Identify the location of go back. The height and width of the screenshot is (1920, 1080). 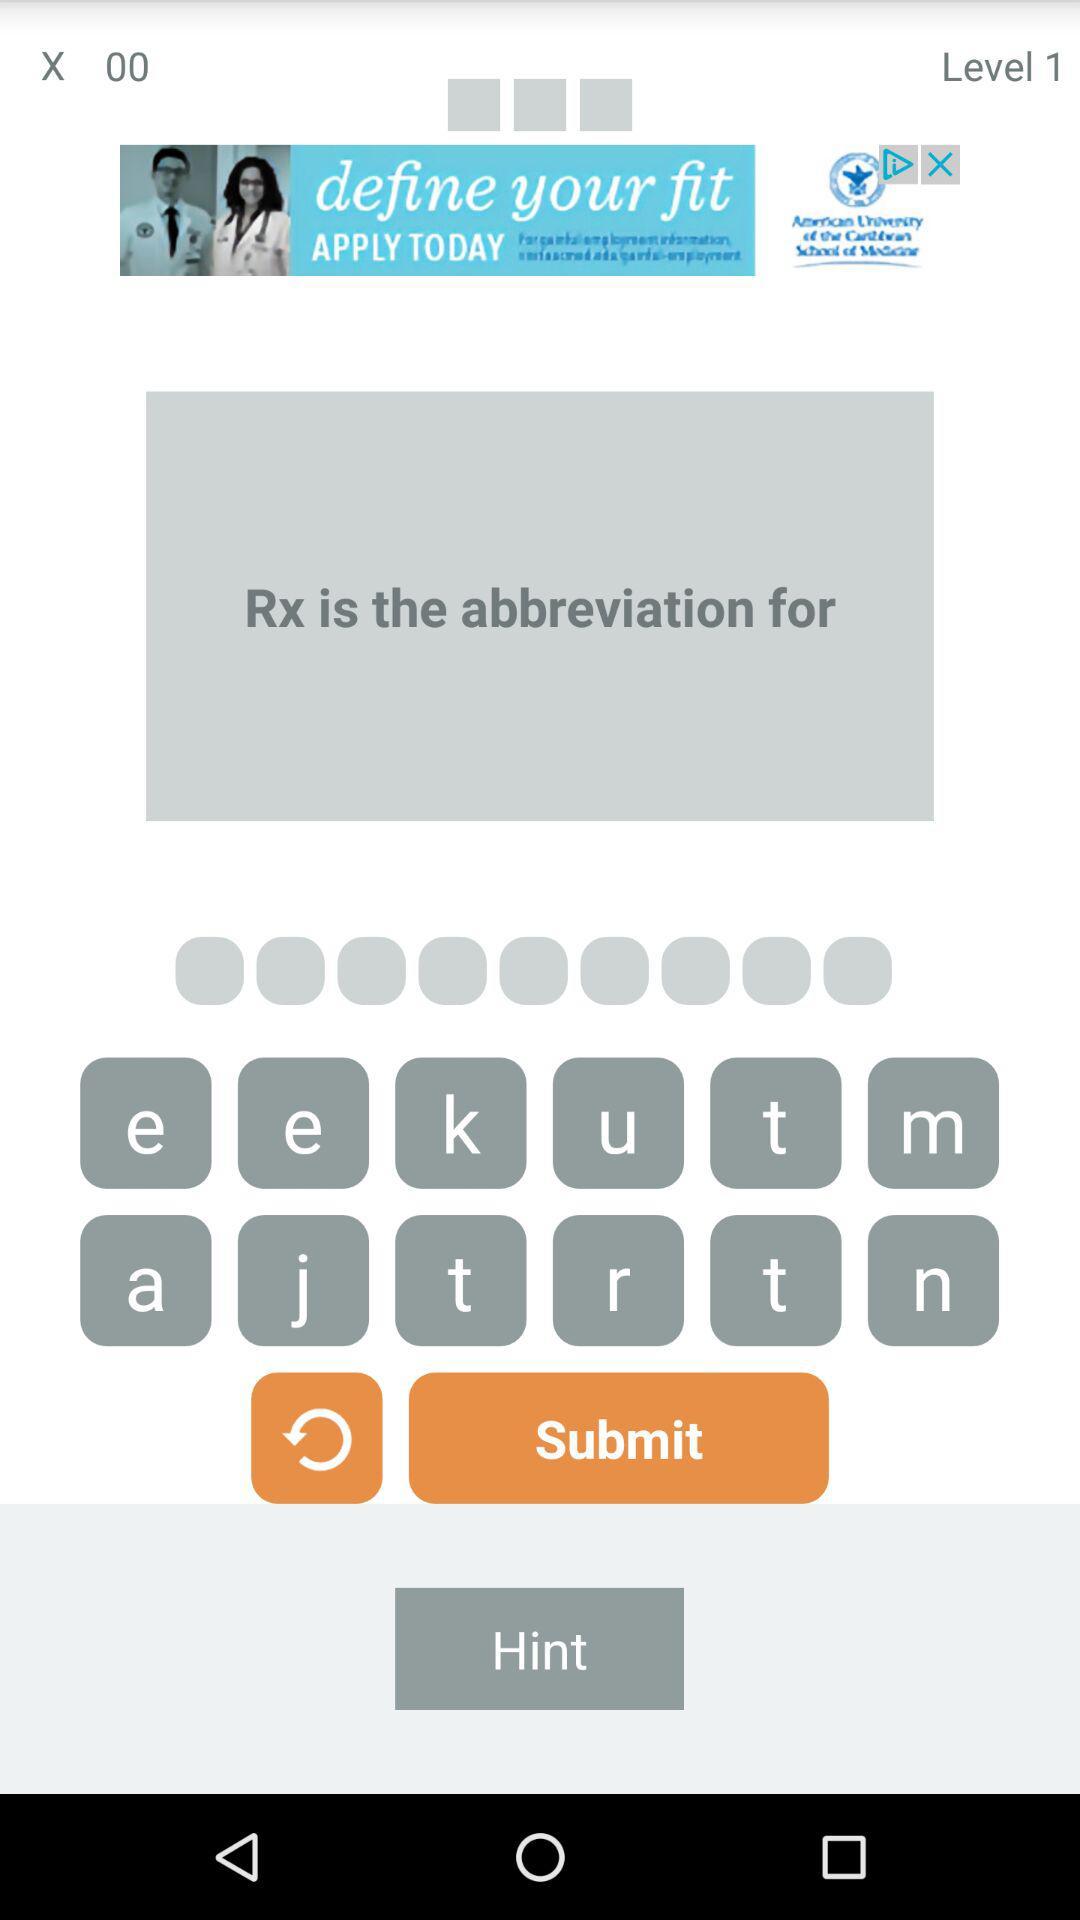
(315, 1437).